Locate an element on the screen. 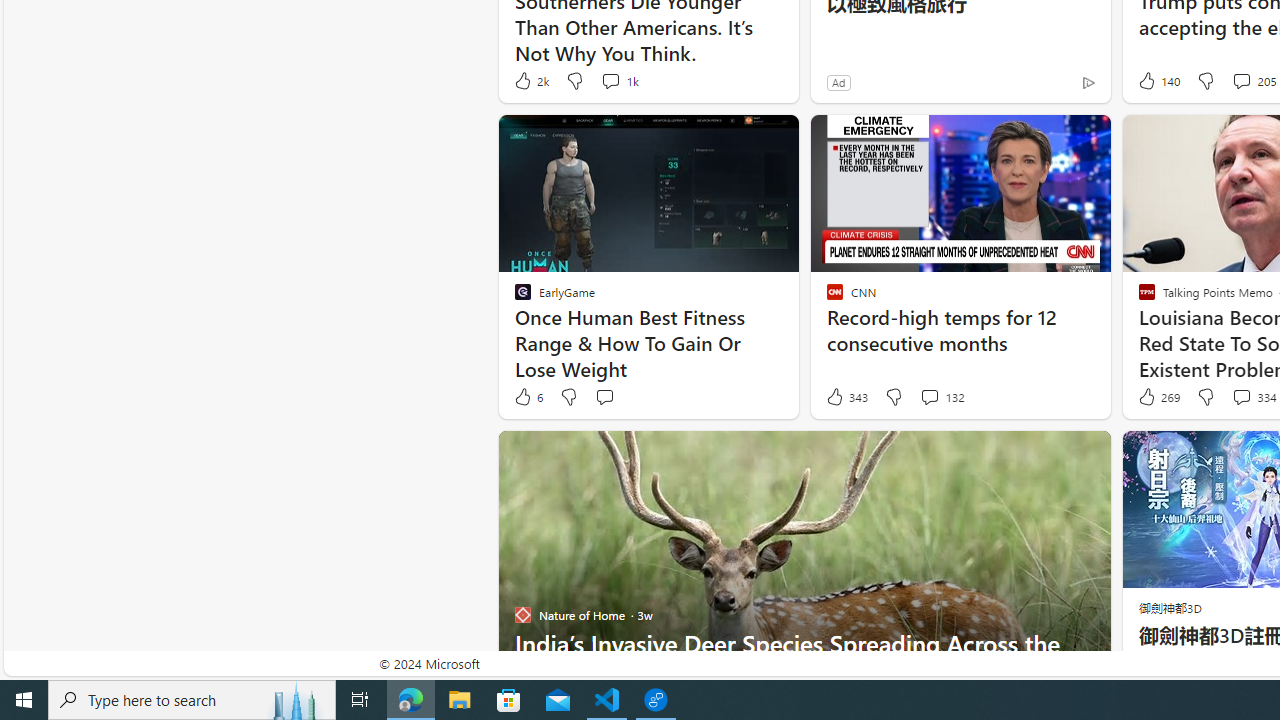 This screenshot has height=720, width=1280. 'View comments 334 Comment' is located at coordinates (1240, 397).